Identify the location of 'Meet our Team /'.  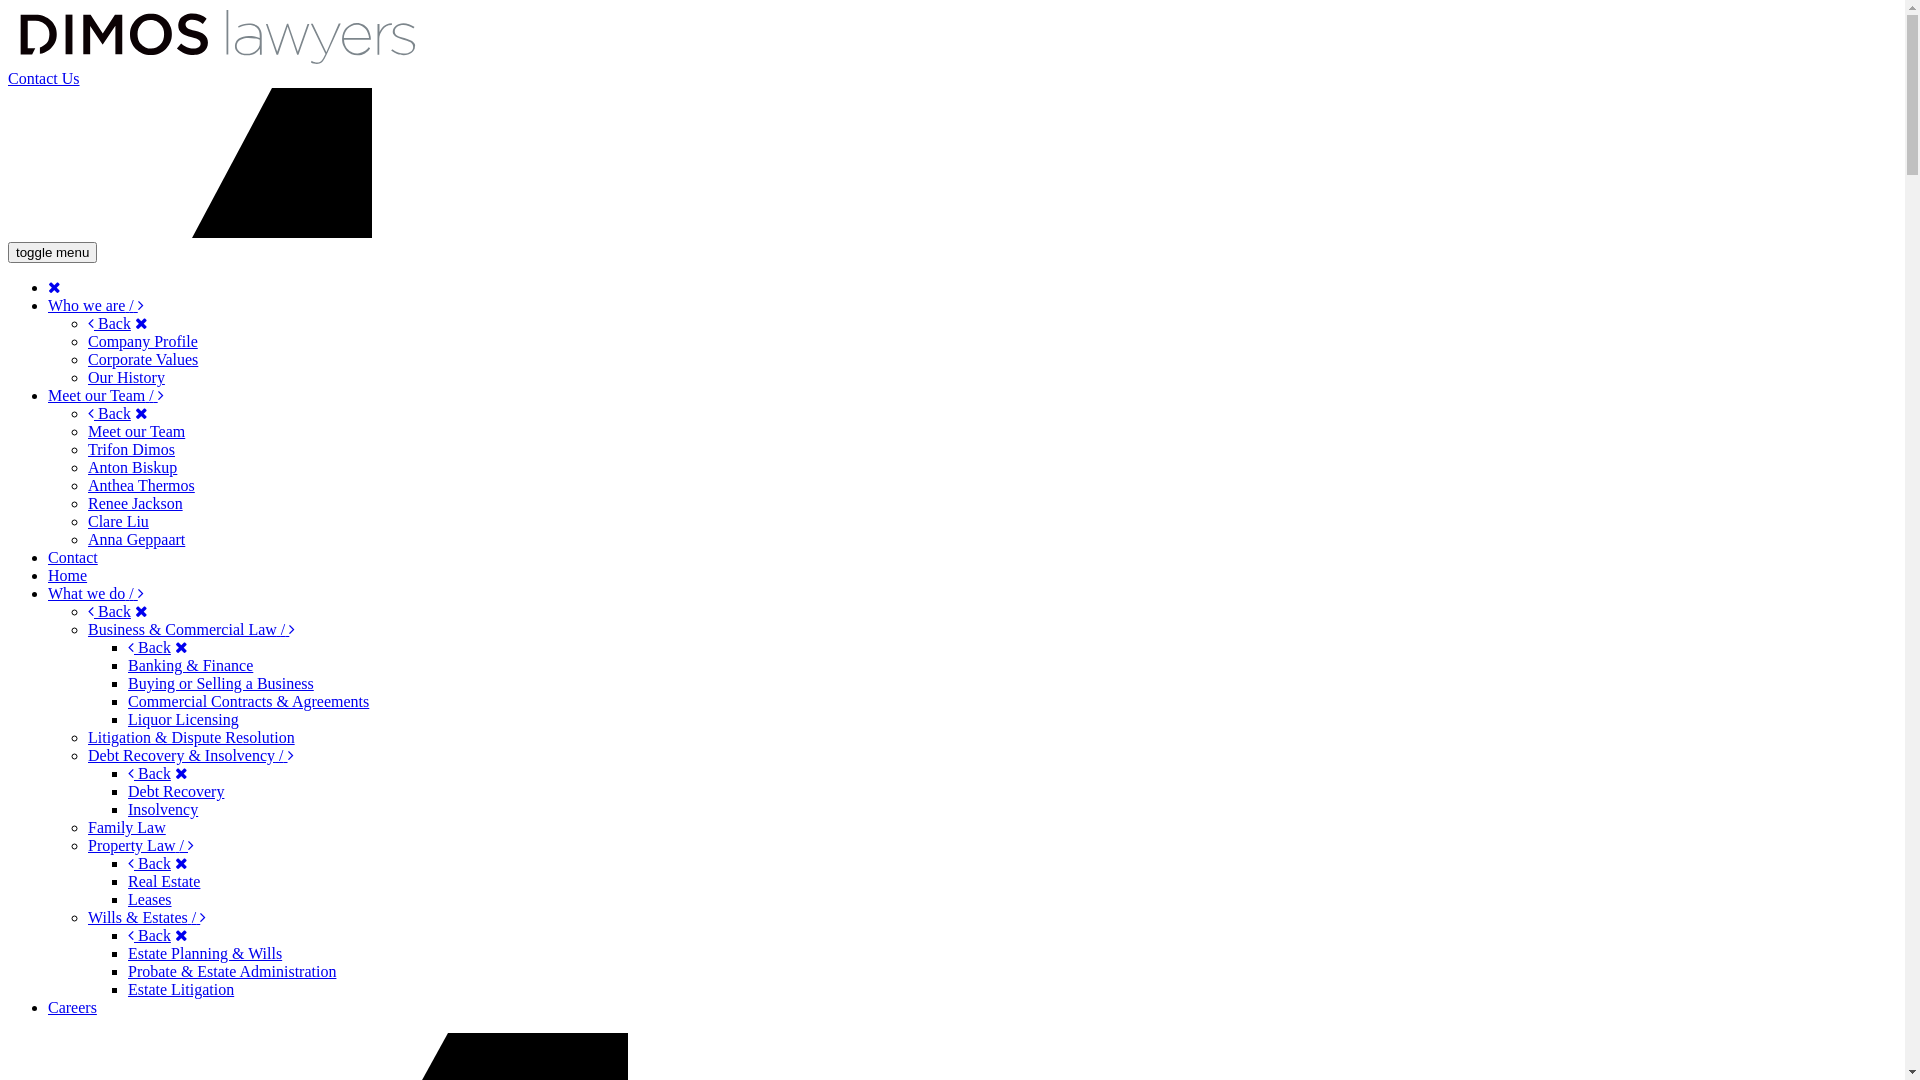
(104, 395).